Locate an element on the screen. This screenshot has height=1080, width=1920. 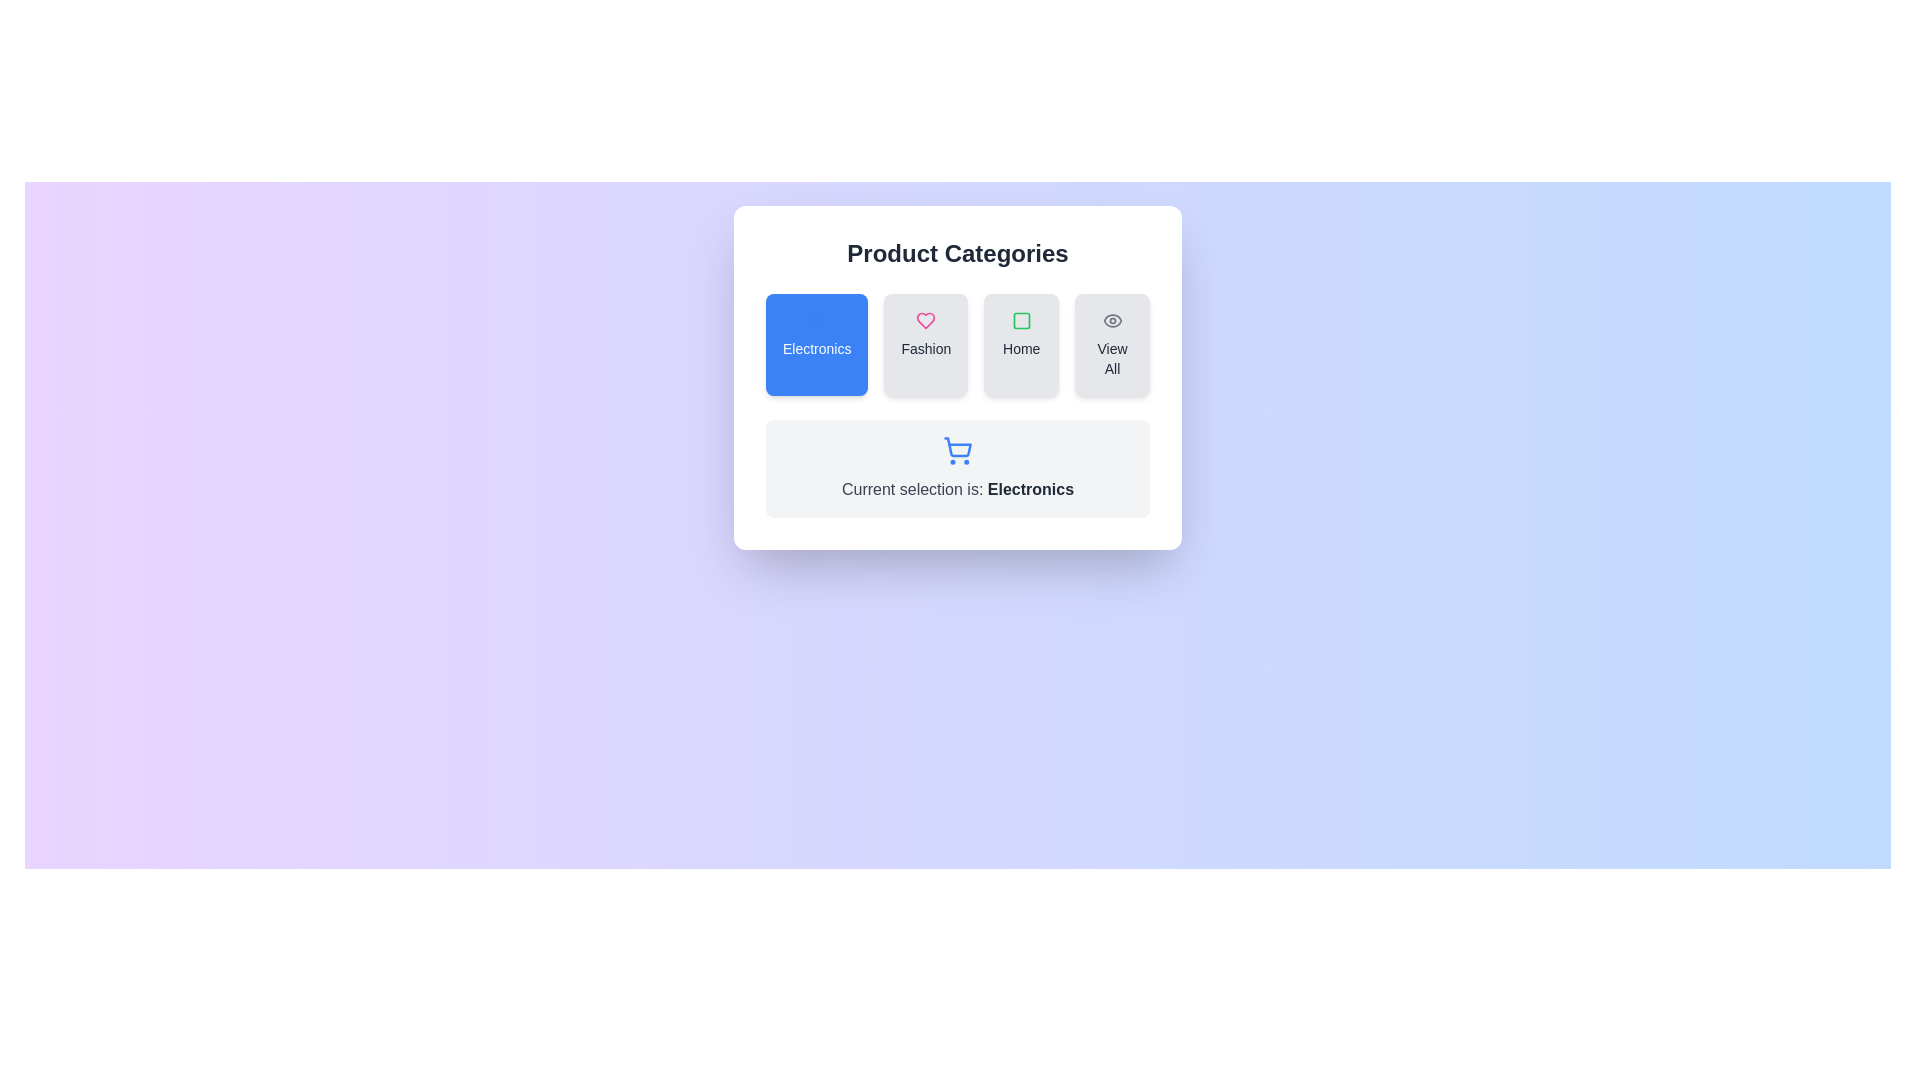
text of the label displaying 'Electronics', which is part of the sentence 'Current selection is: Electronics' is located at coordinates (1030, 489).